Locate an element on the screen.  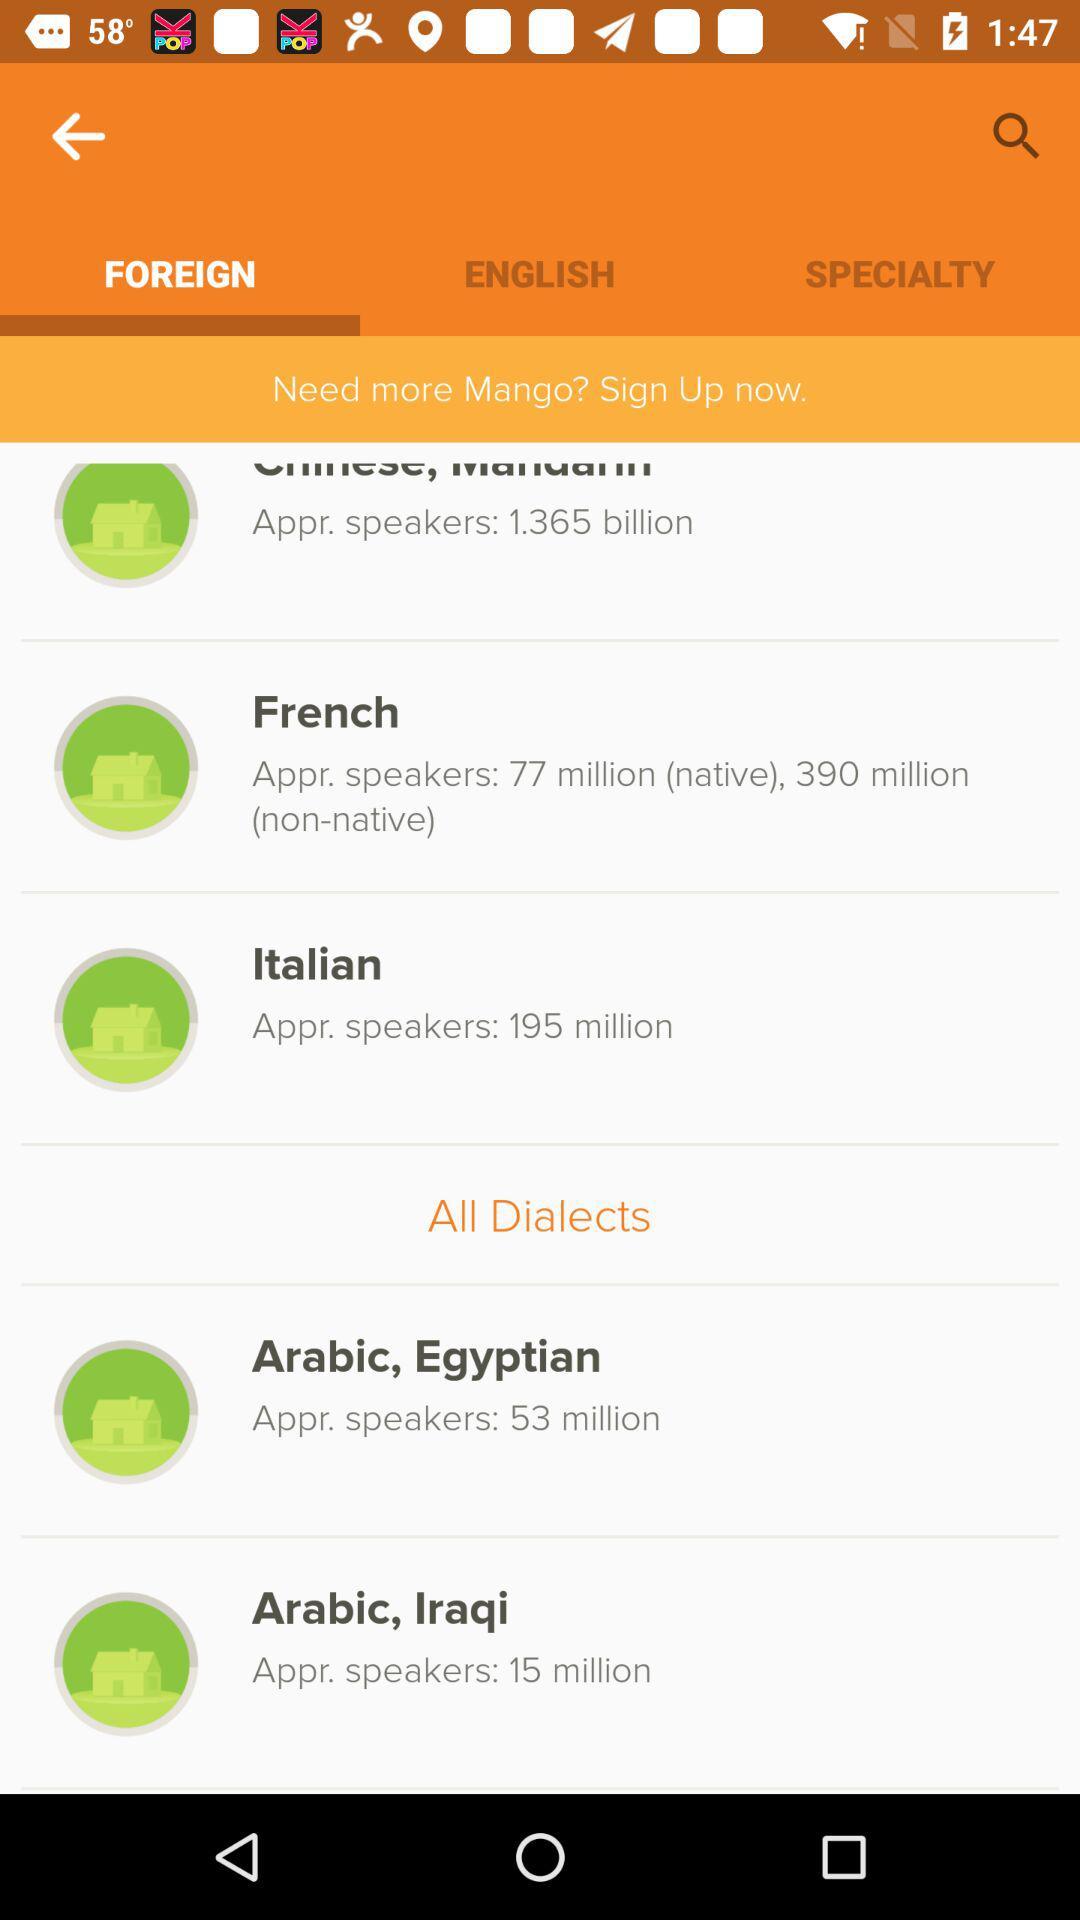
the icon above the foreign icon is located at coordinates (77, 135).